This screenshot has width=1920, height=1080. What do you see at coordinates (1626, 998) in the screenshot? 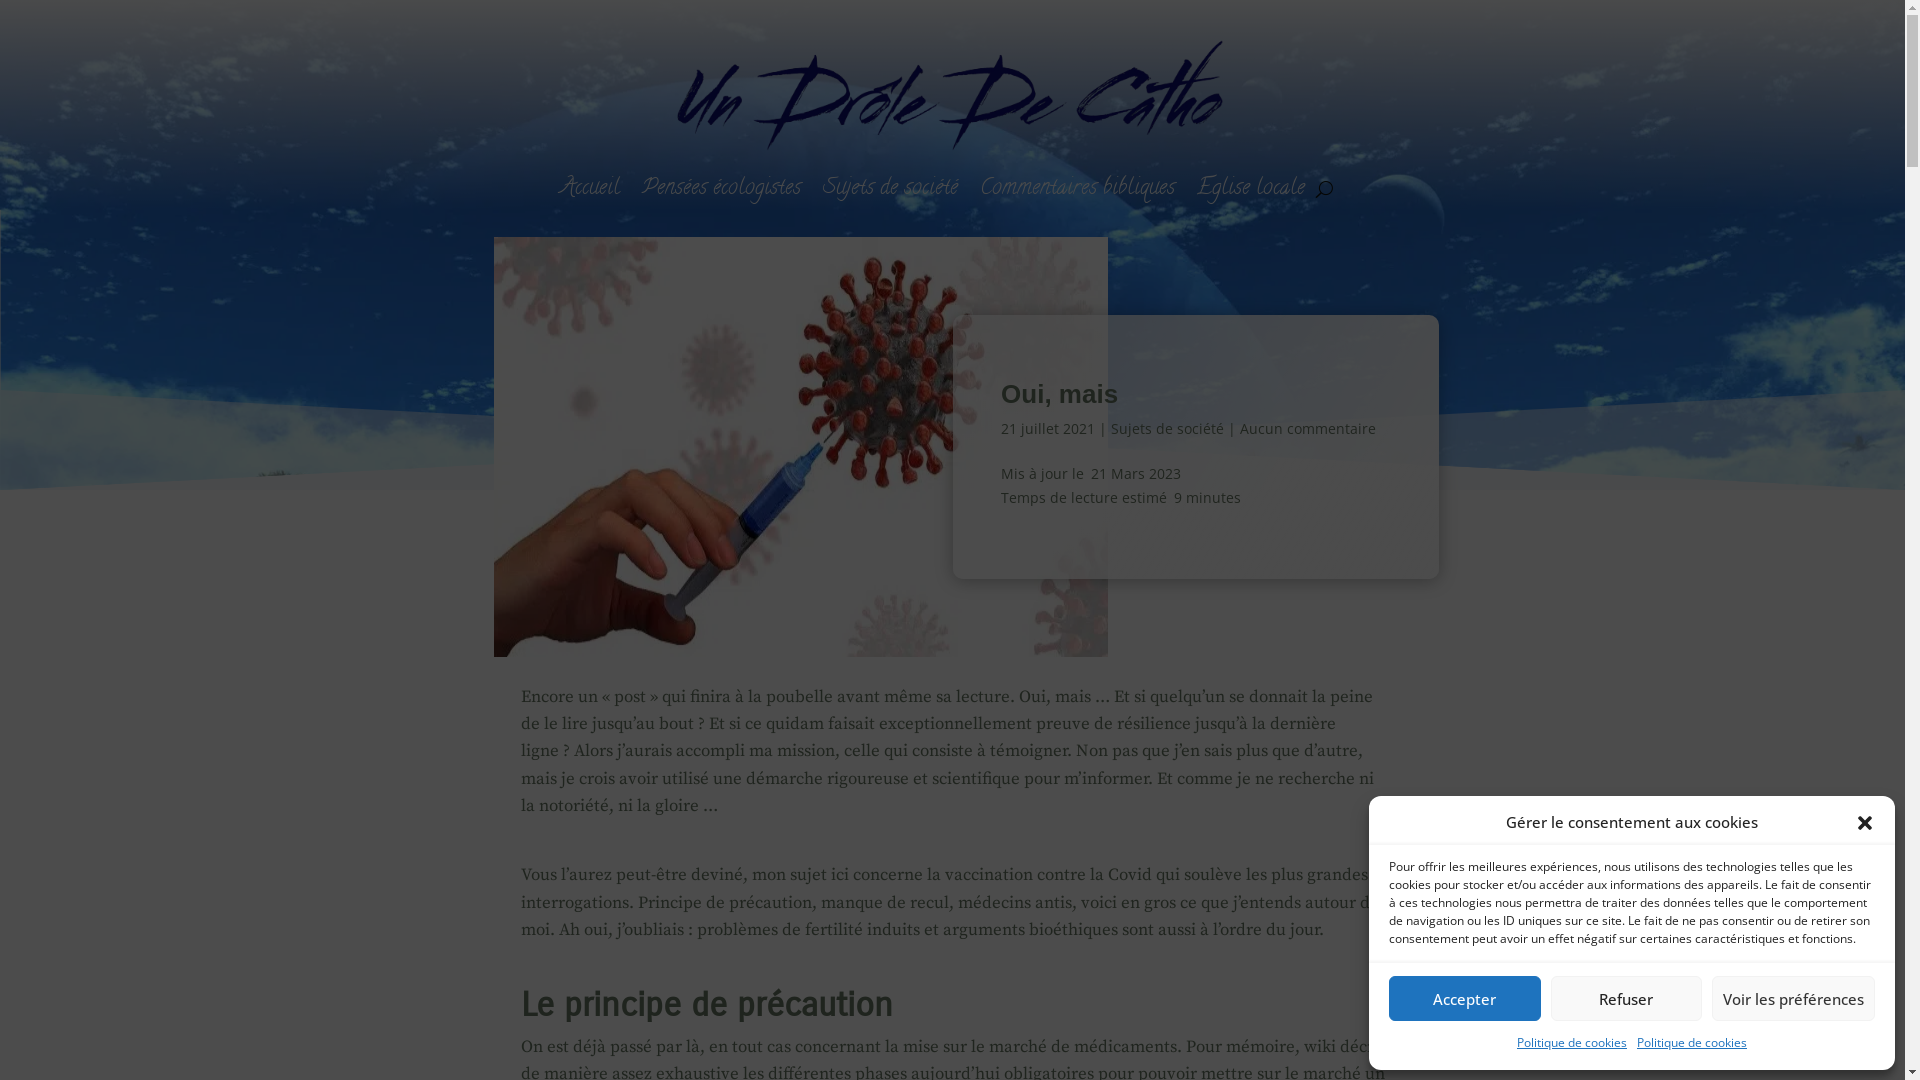
I see `'Refuser'` at bounding box center [1626, 998].